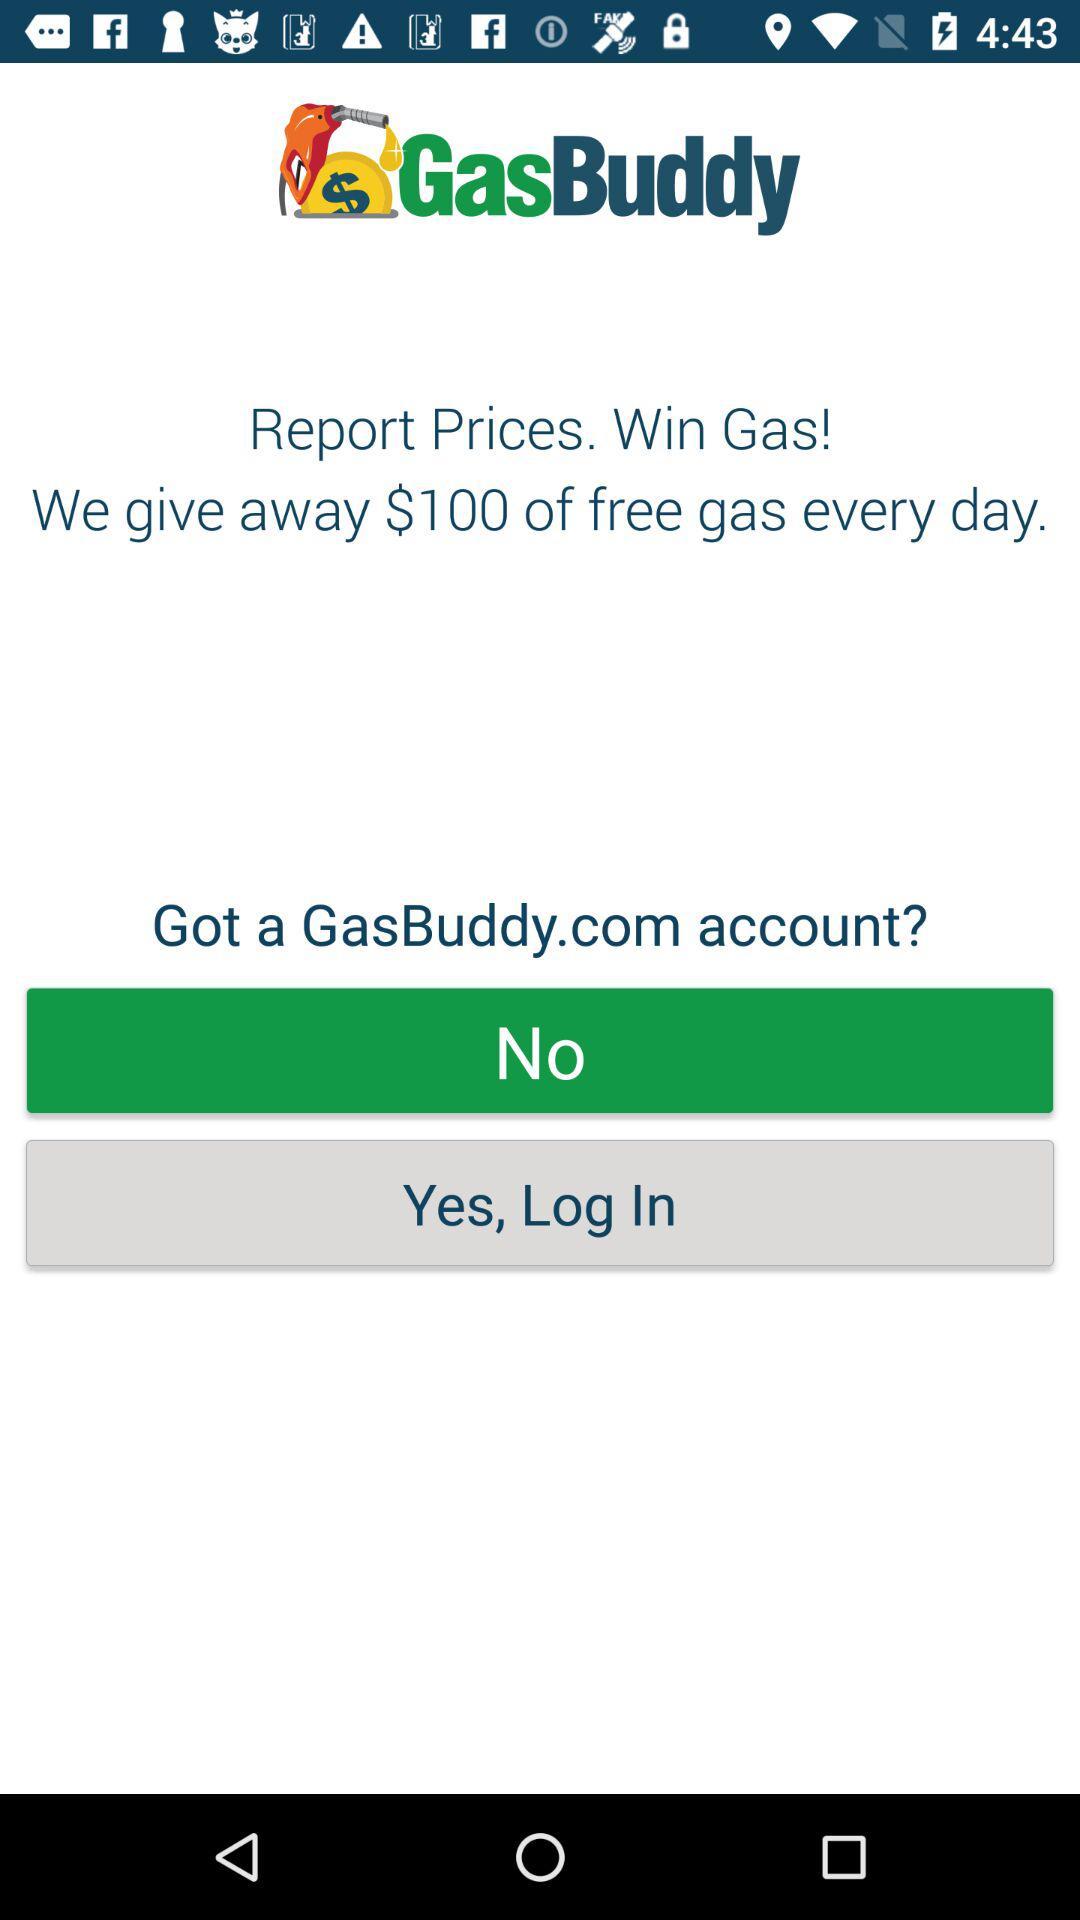  I want to click on icon above the yes, log in item, so click(540, 1049).